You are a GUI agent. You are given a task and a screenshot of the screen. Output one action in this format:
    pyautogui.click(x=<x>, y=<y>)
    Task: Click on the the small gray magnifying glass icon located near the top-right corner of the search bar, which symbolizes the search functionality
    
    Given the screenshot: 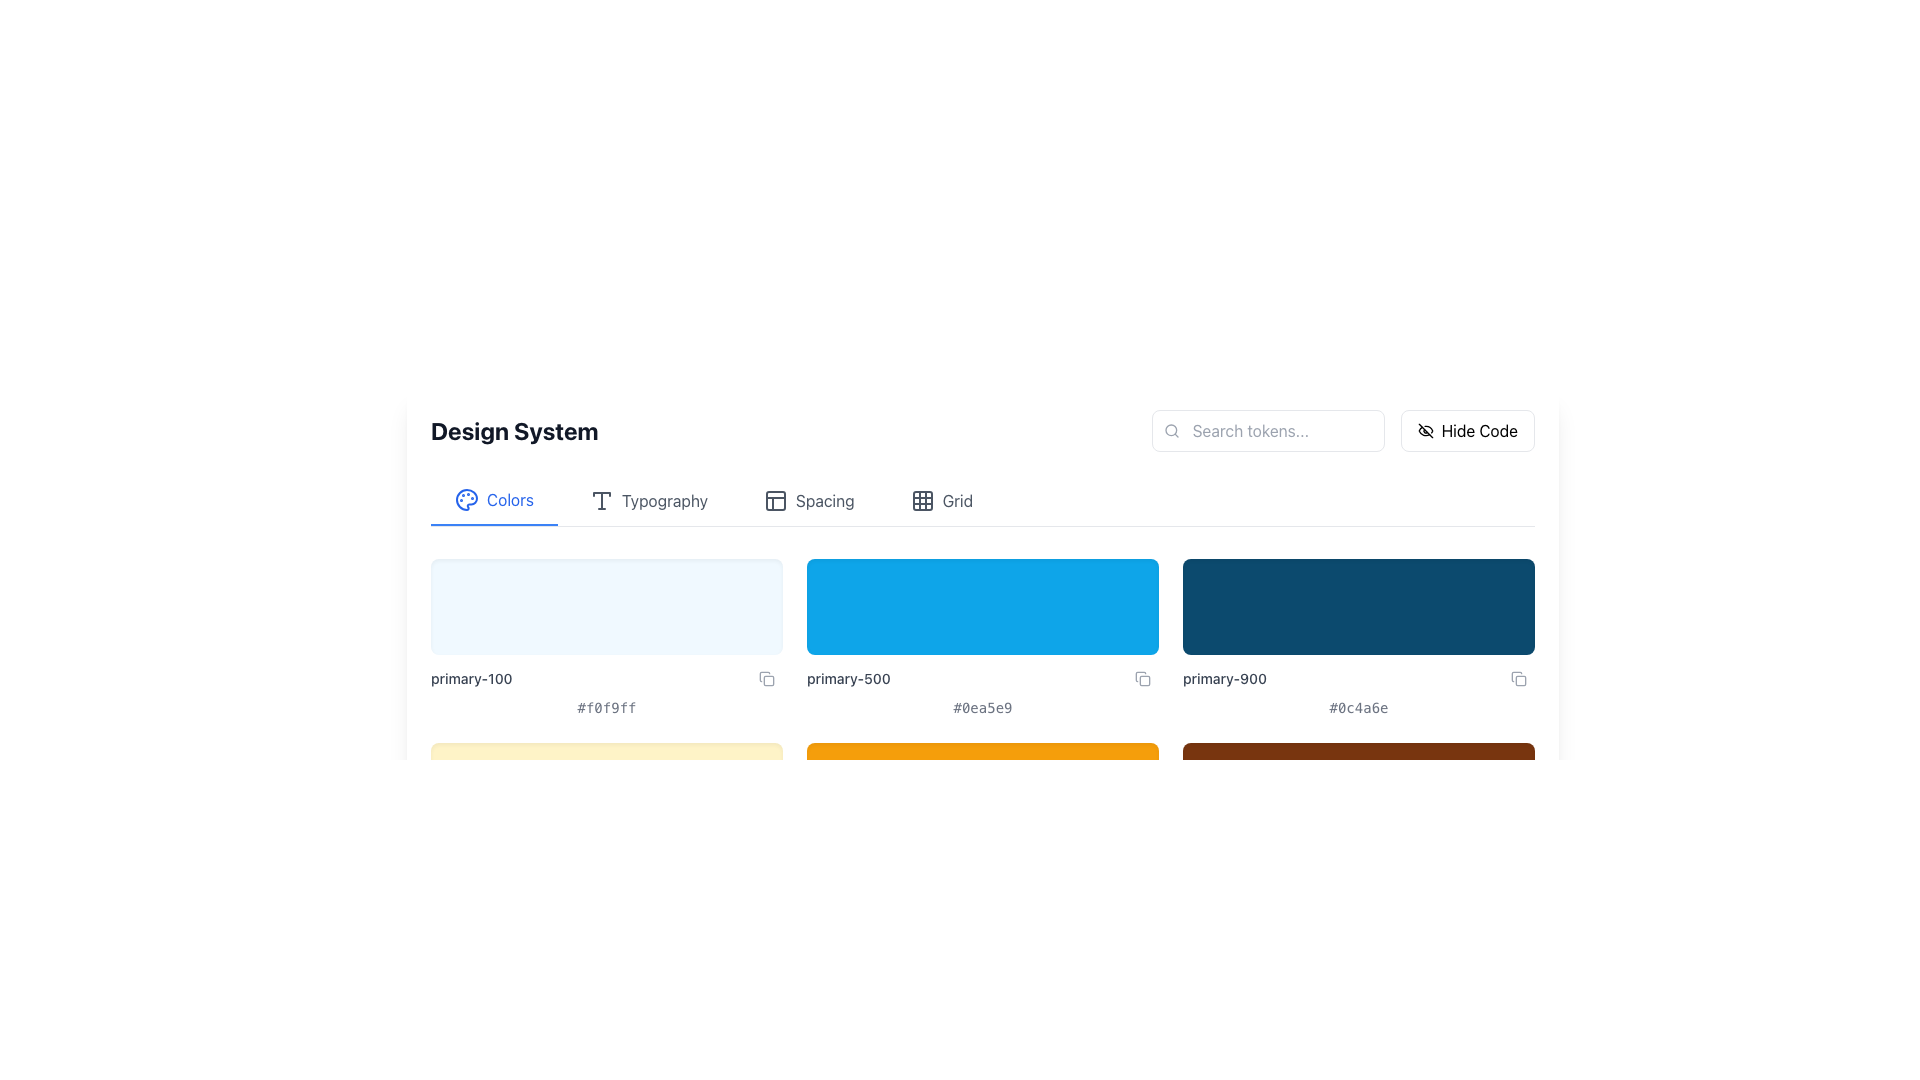 What is the action you would take?
    pyautogui.click(x=1171, y=430)
    